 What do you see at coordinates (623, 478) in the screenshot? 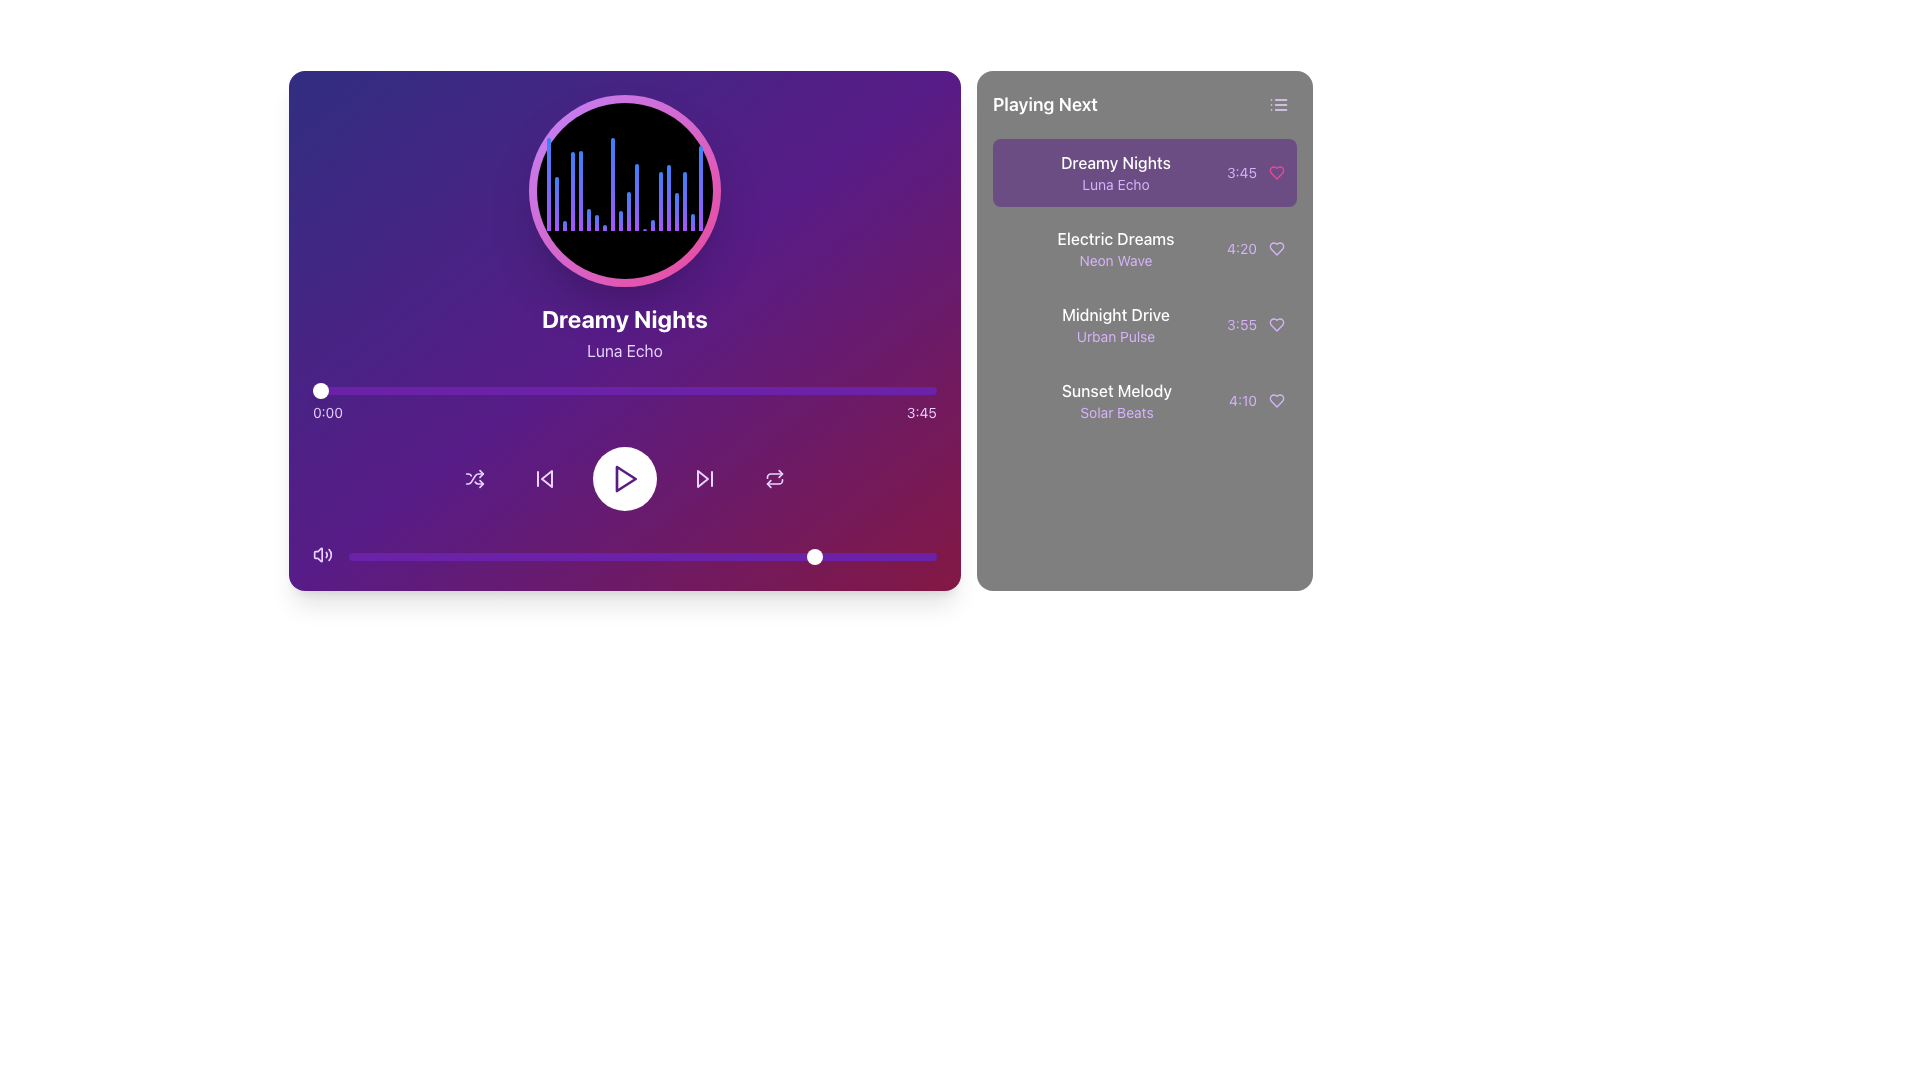
I see `the triangular play icon with a purple border located centrally within the circular button in the main music control area to initiate playback` at bounding box center [623, 478].